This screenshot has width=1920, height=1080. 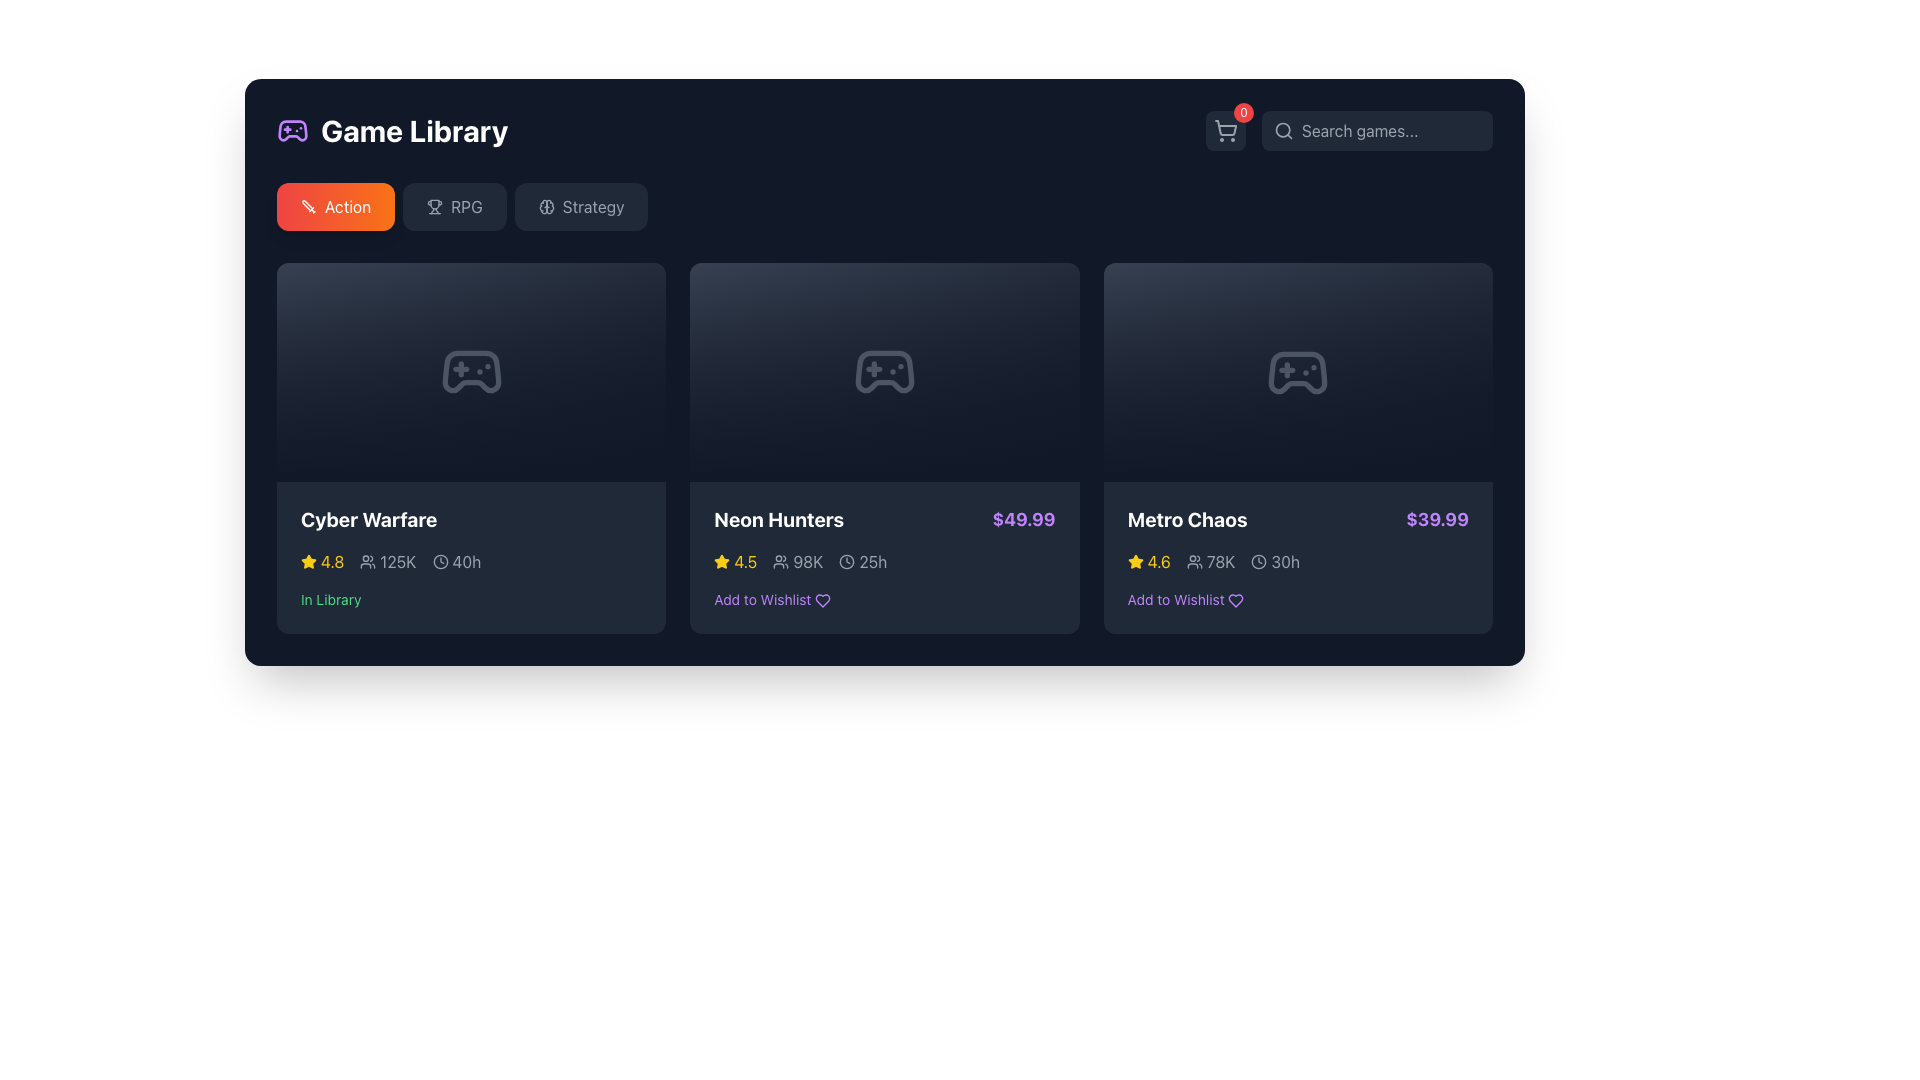 I want to click on the rating value displayed as '4.5' in a yellow star icon on the second content card from the left in the game's list, so click(x=734, y=562).